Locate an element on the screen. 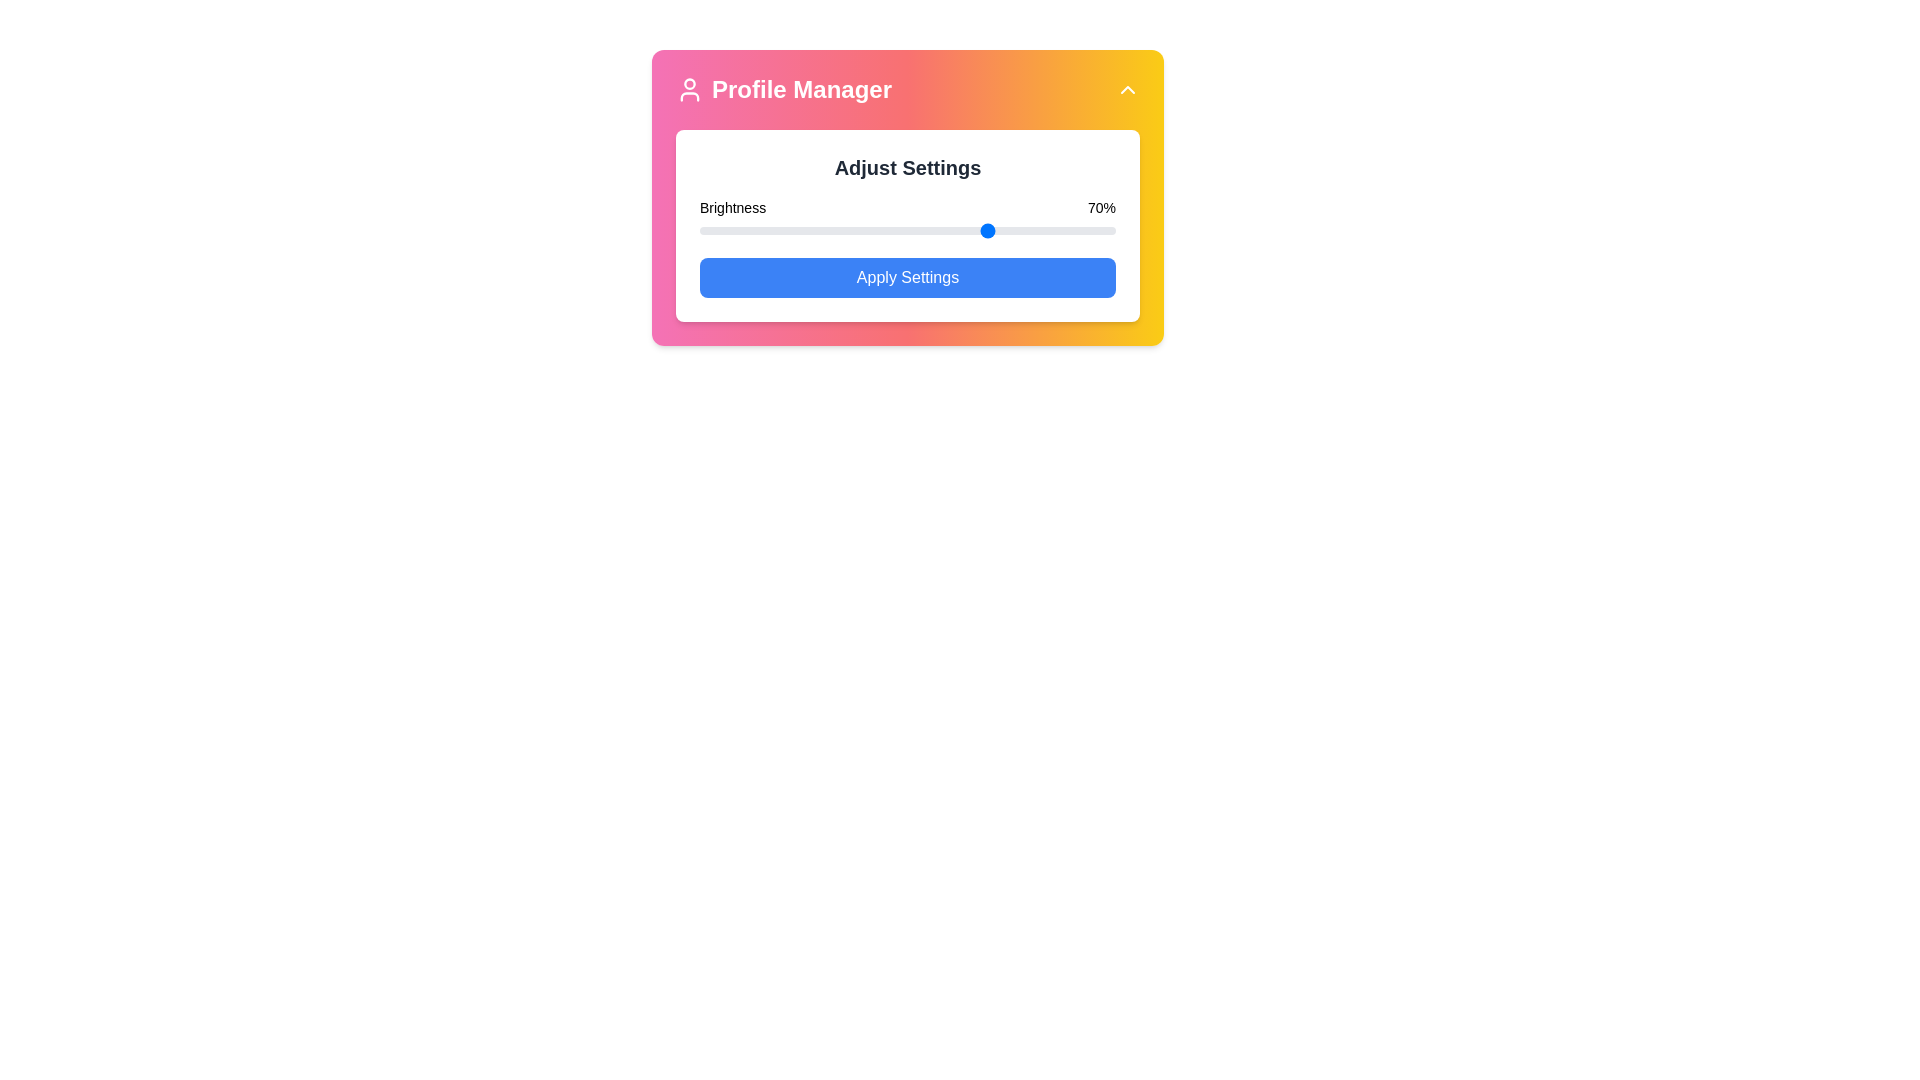  brightness is located at coordinates (870, 230).